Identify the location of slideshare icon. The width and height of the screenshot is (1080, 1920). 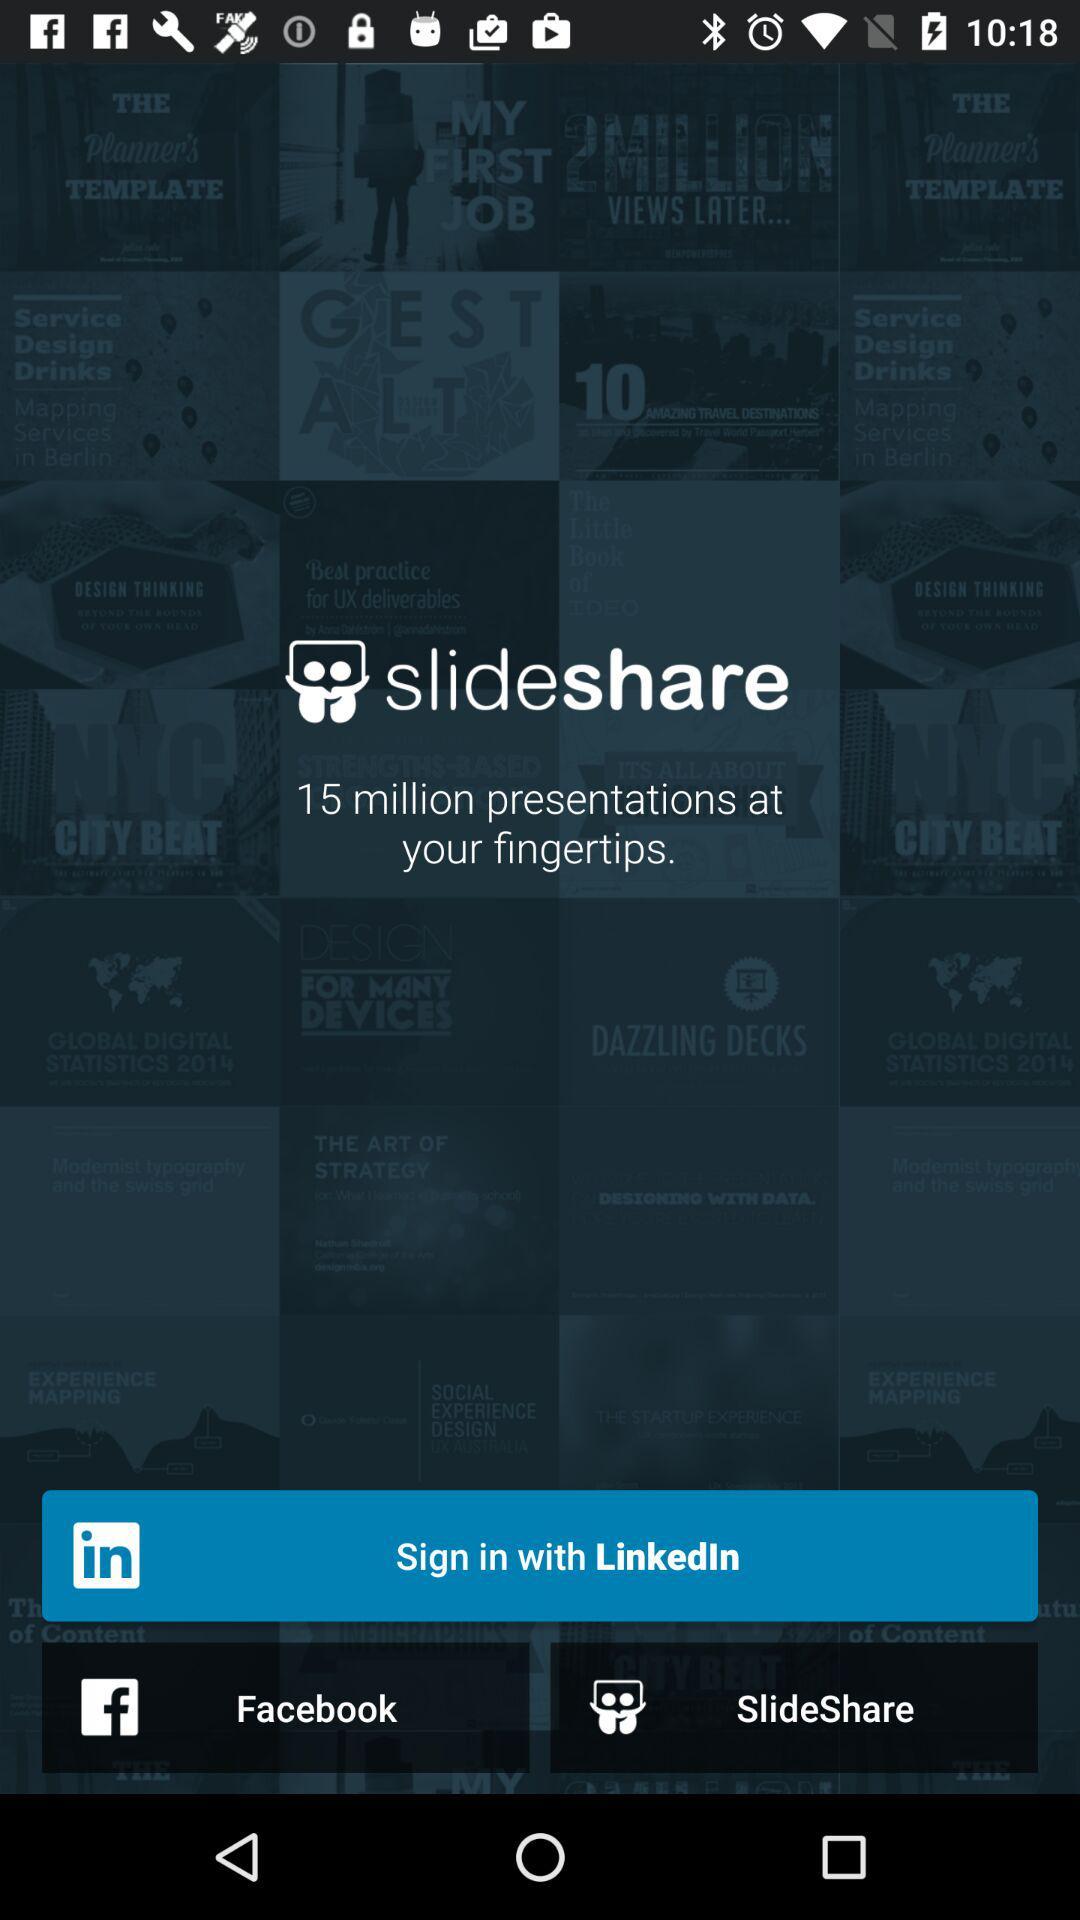
(793, 1706).